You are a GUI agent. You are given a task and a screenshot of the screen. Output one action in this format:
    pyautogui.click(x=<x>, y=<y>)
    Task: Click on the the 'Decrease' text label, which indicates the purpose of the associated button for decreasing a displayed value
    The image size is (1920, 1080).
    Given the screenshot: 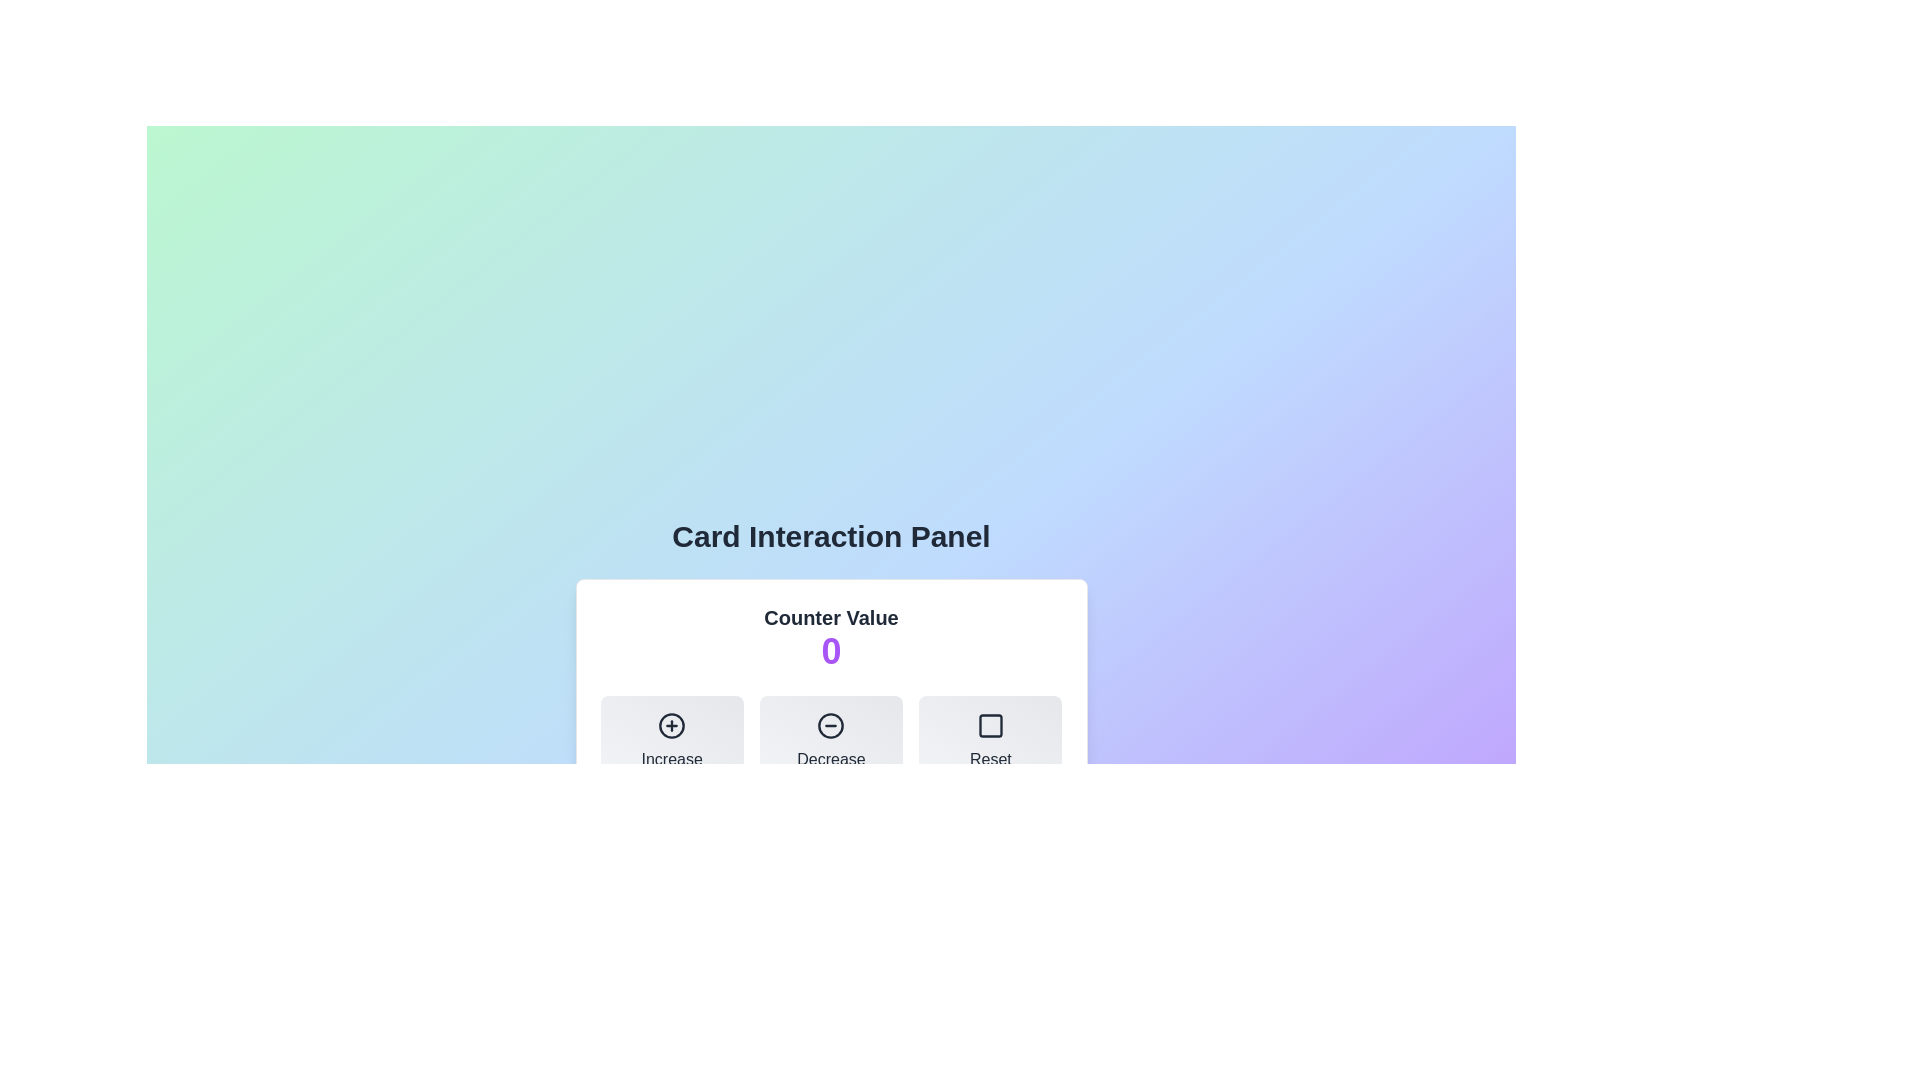 What is the action you would take?
    pyautogui.click(x=831, y=759)
    